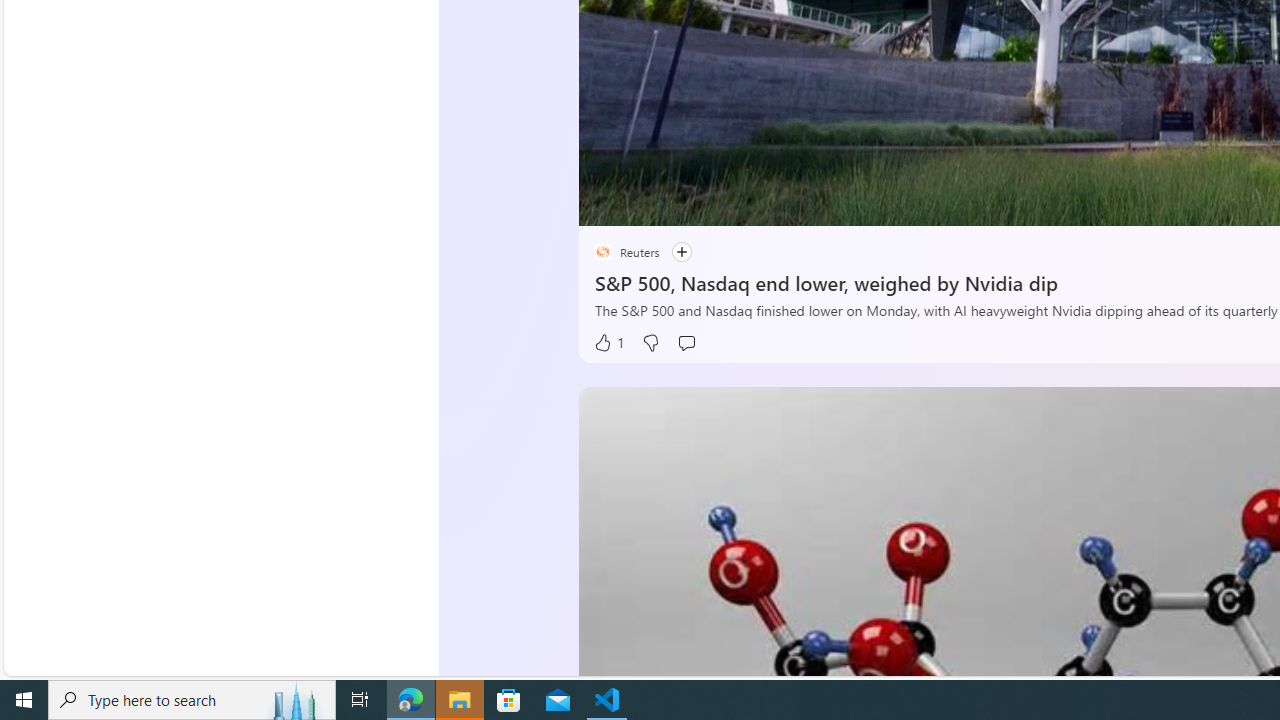  What do you see at coordinates (607, 342) in the screenshot?
I see `'1 Like'` at bounding box center [607, 342].